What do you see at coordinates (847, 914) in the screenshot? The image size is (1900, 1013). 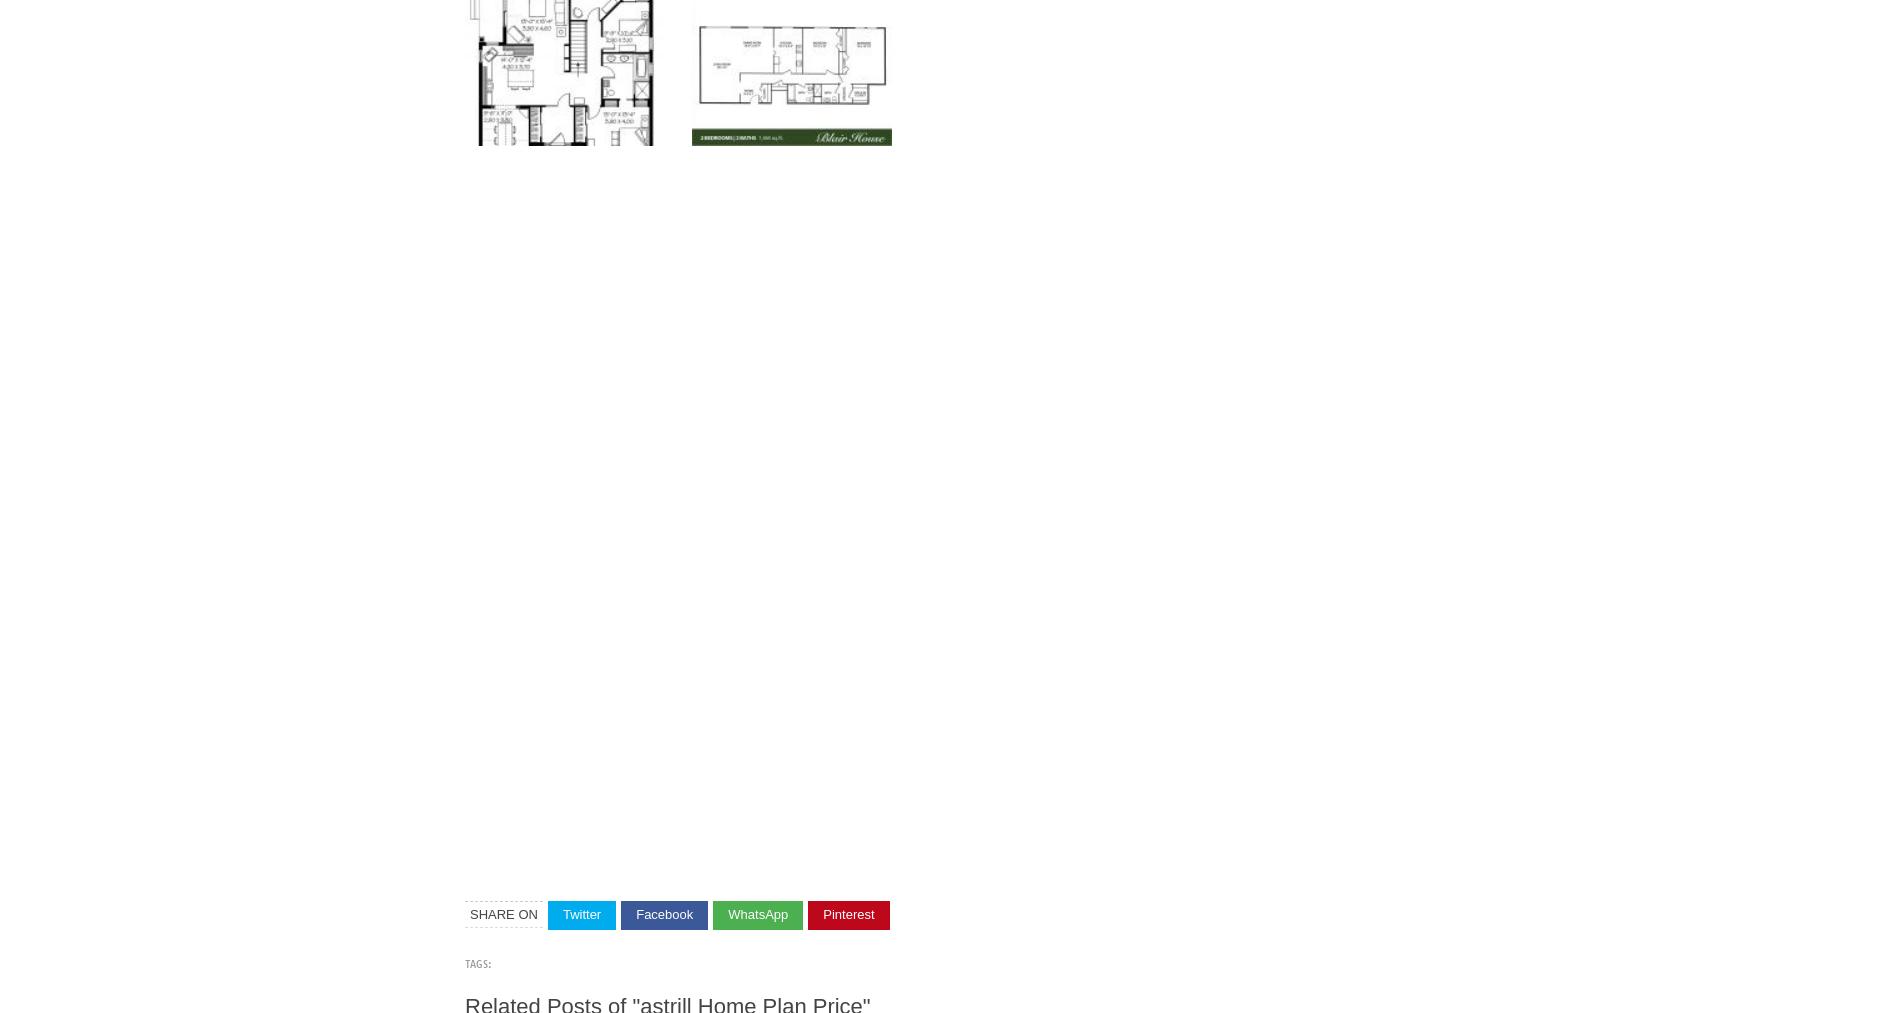 I see `'Pinterest'` at bounding box center [847, 914].